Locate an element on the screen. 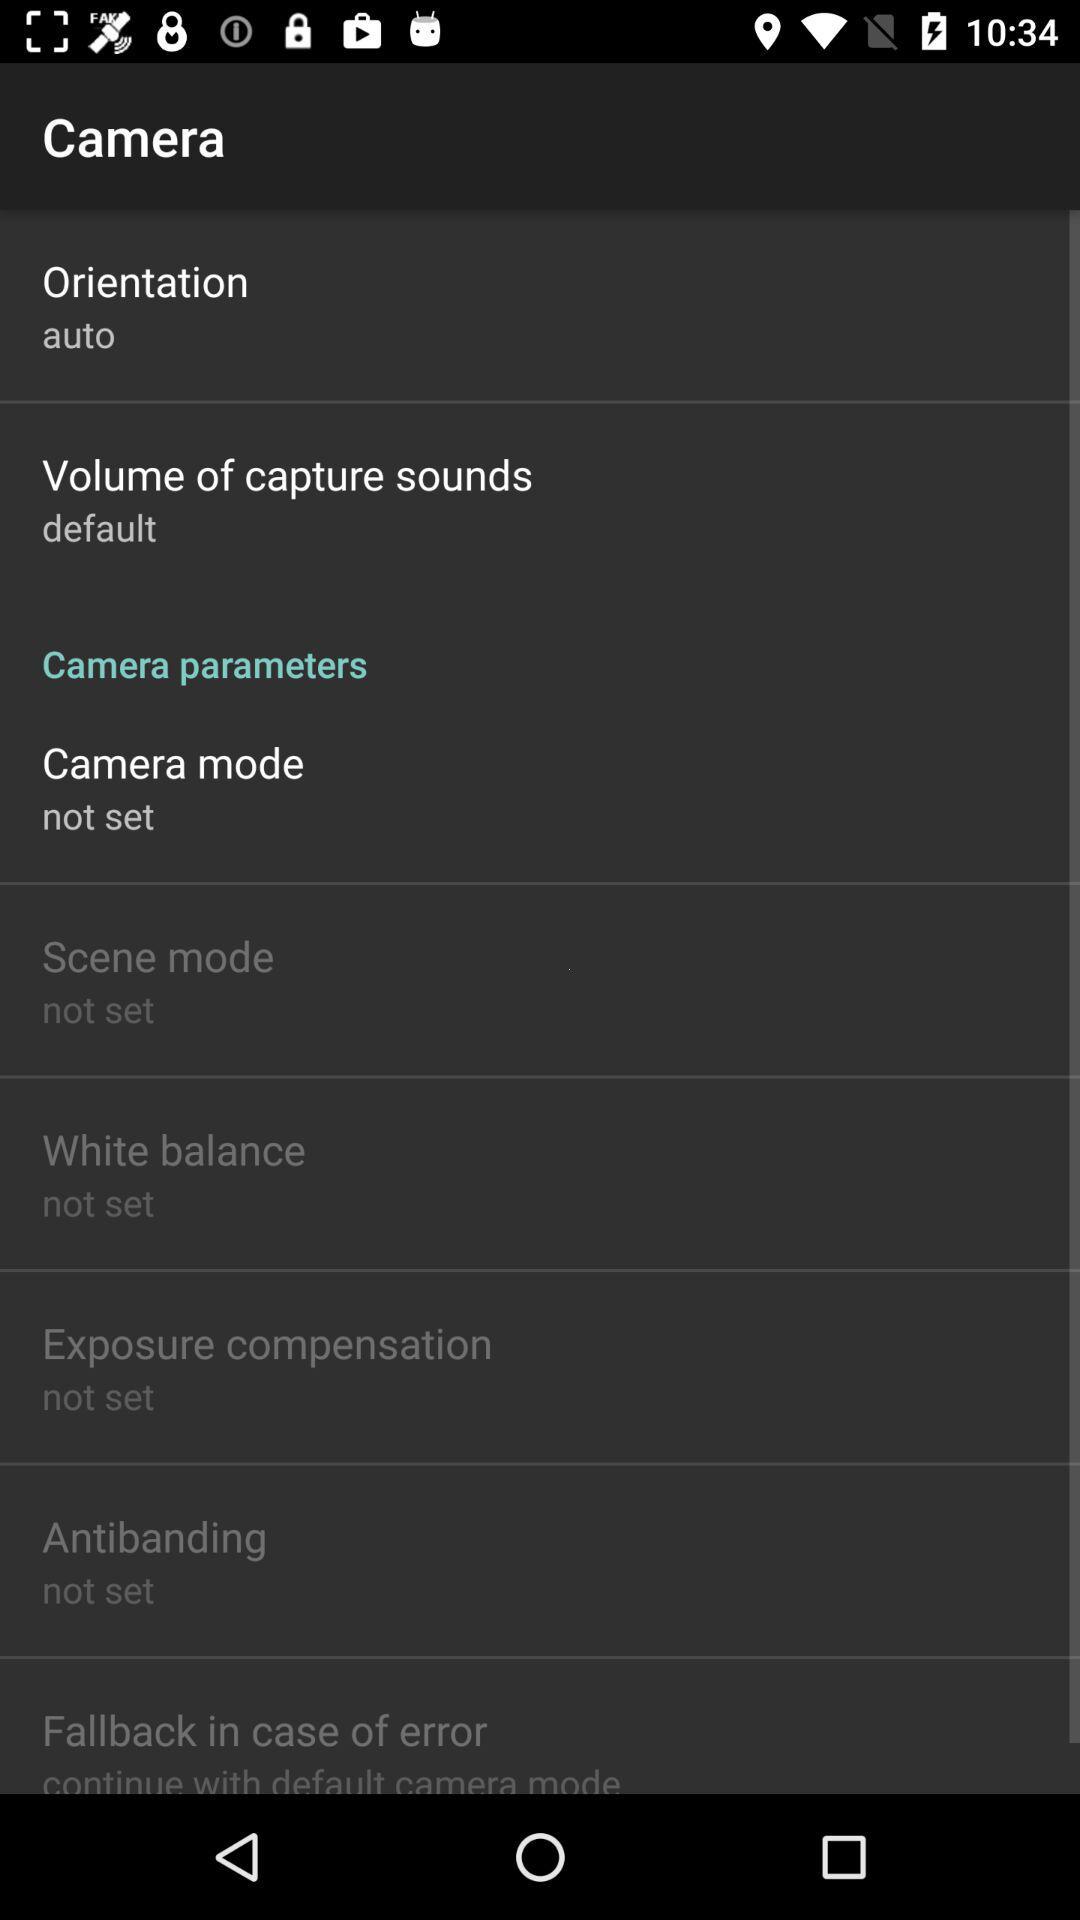  antibanding icon is located at coordinates (153, 1535).